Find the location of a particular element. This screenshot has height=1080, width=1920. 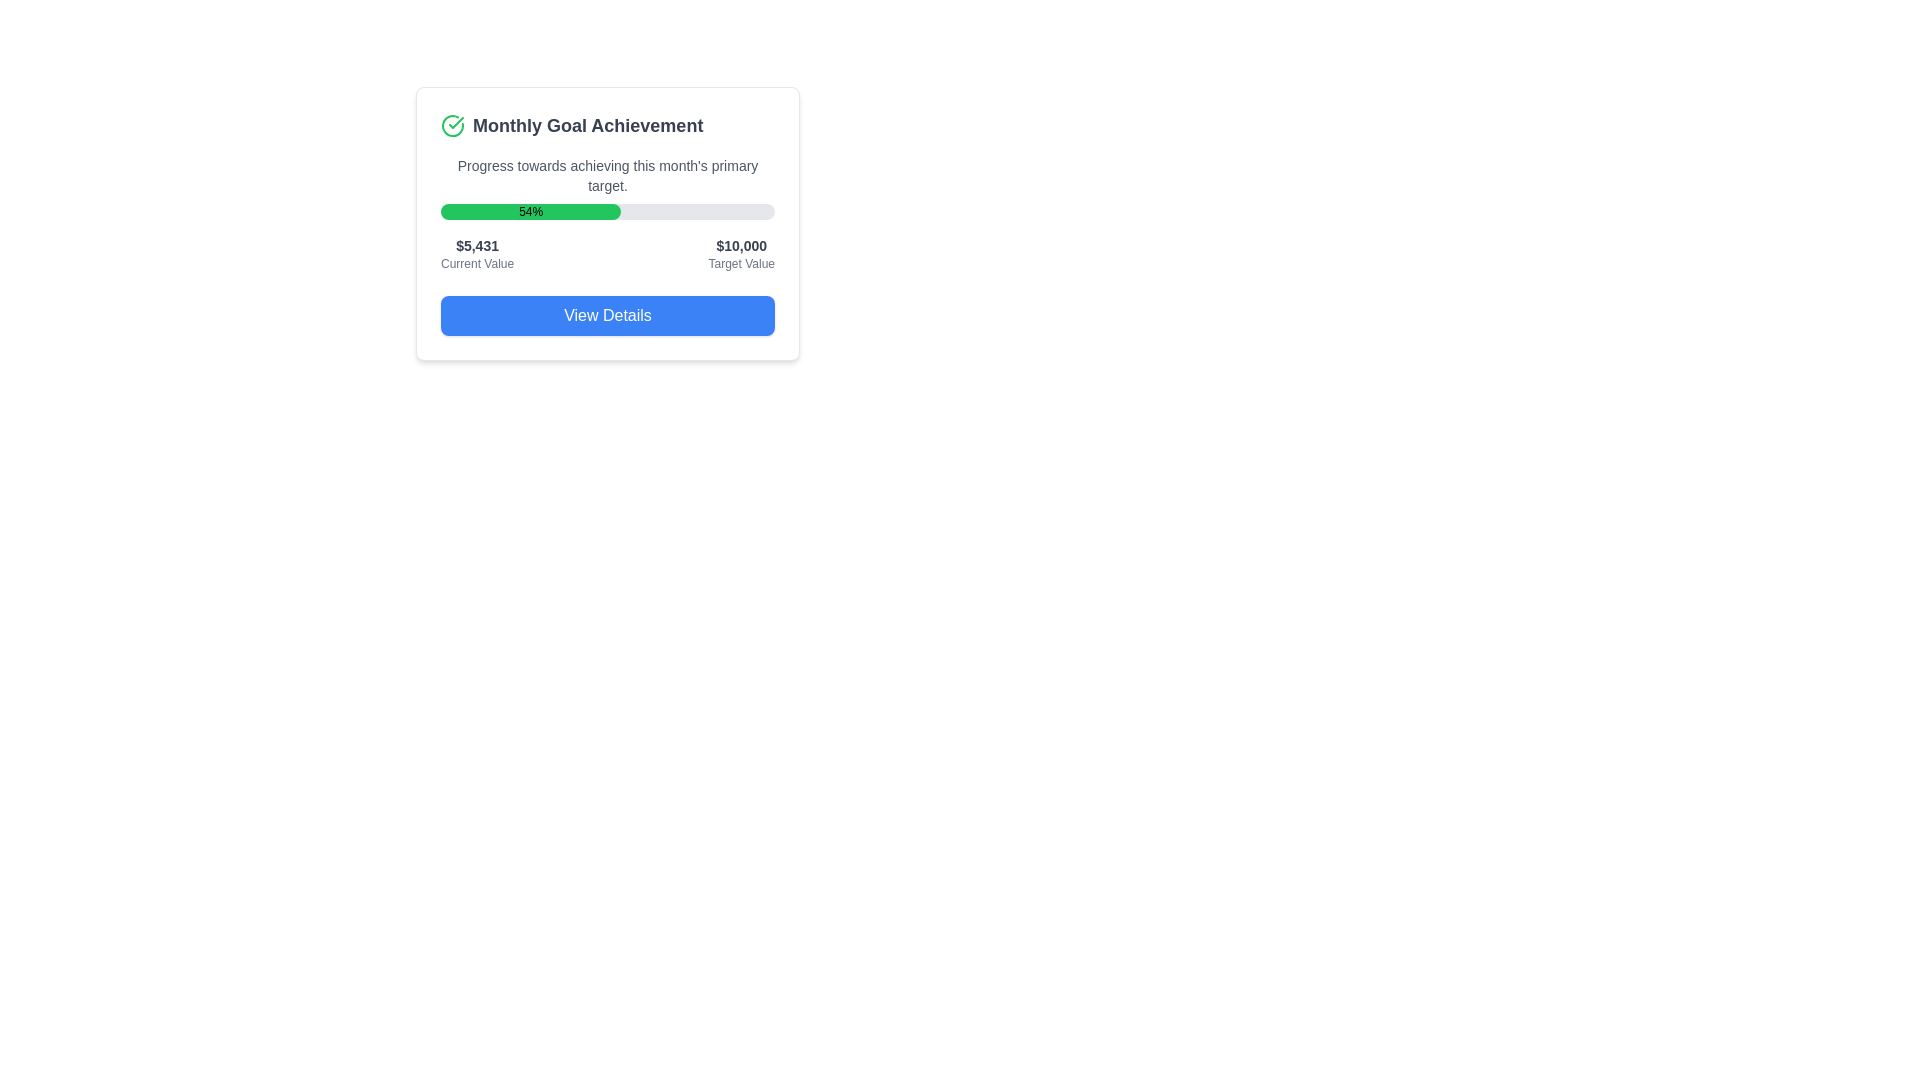

visual indicator icon for successful achievement located to the left of the 'Monthly Goal Achievement' text within the header area of a card or panel is located at coordinates (451, 126).